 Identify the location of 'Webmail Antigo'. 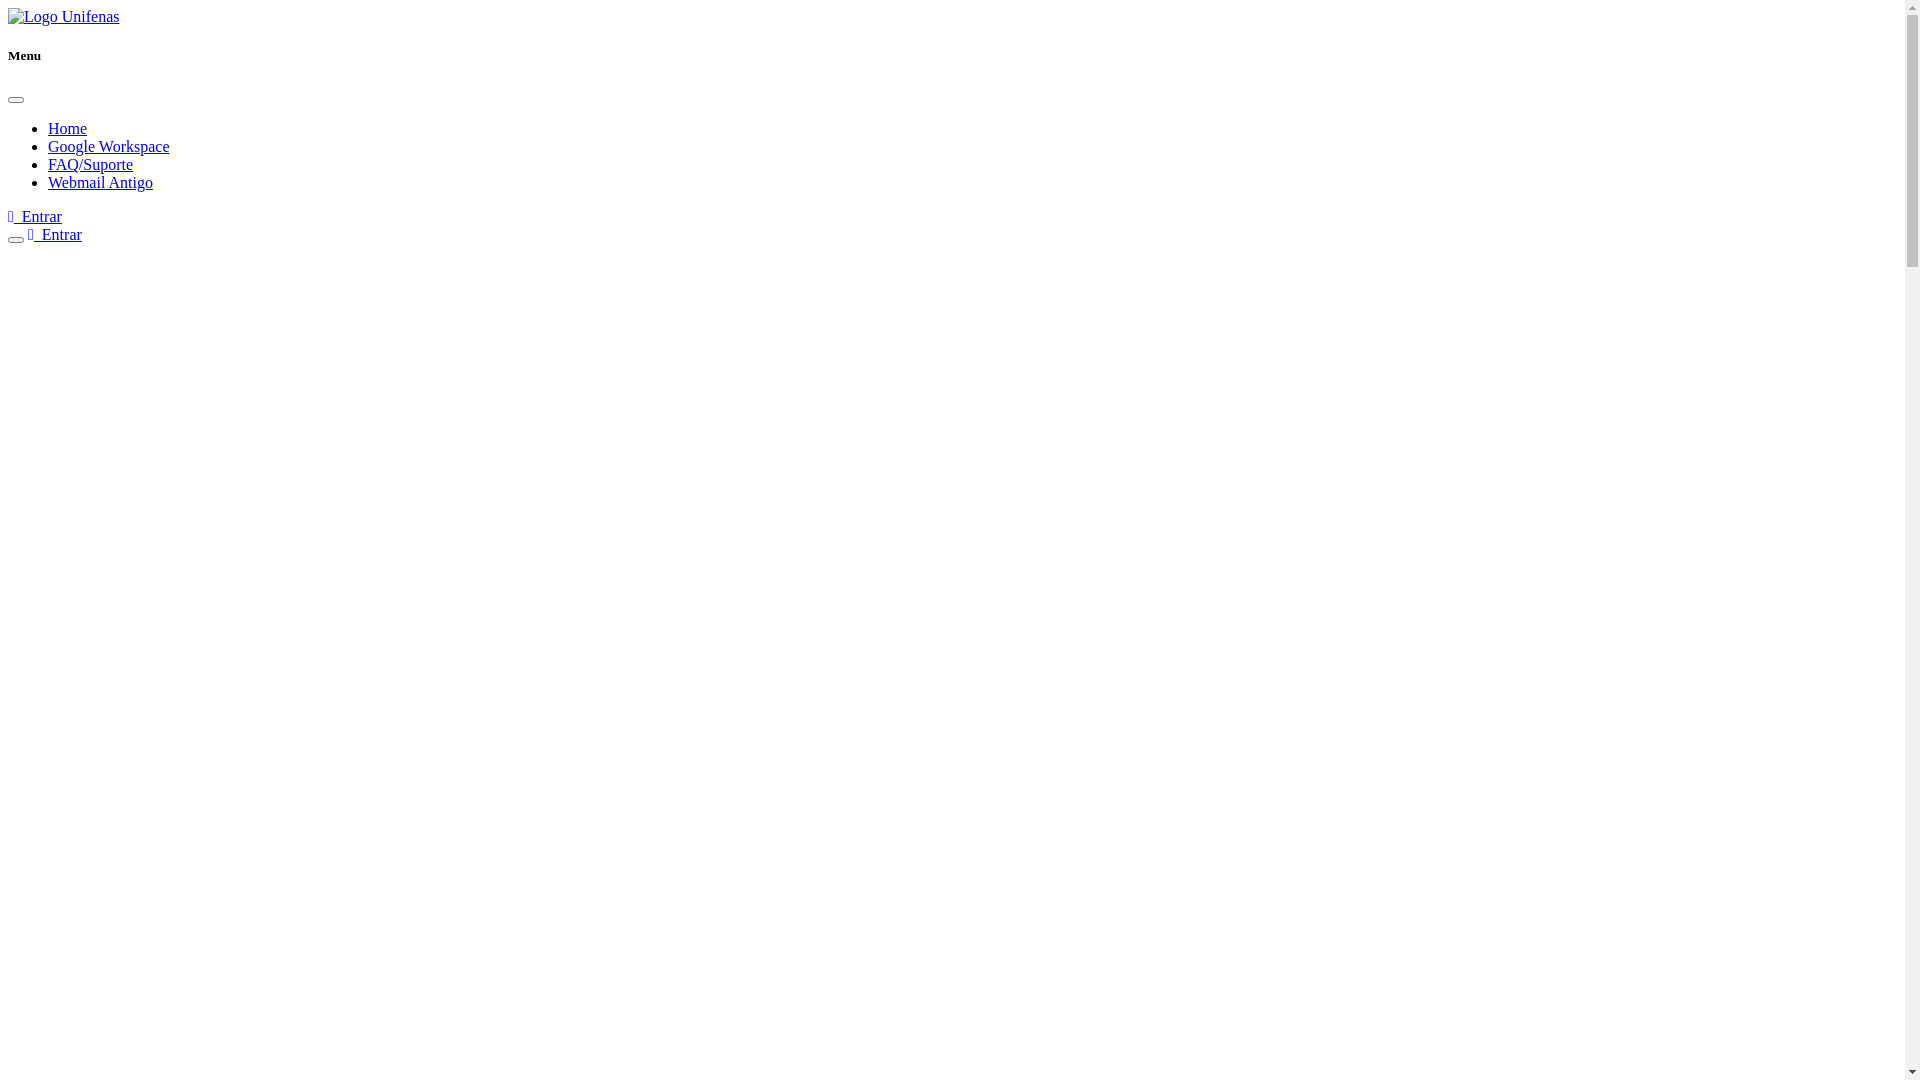
(99, 182).